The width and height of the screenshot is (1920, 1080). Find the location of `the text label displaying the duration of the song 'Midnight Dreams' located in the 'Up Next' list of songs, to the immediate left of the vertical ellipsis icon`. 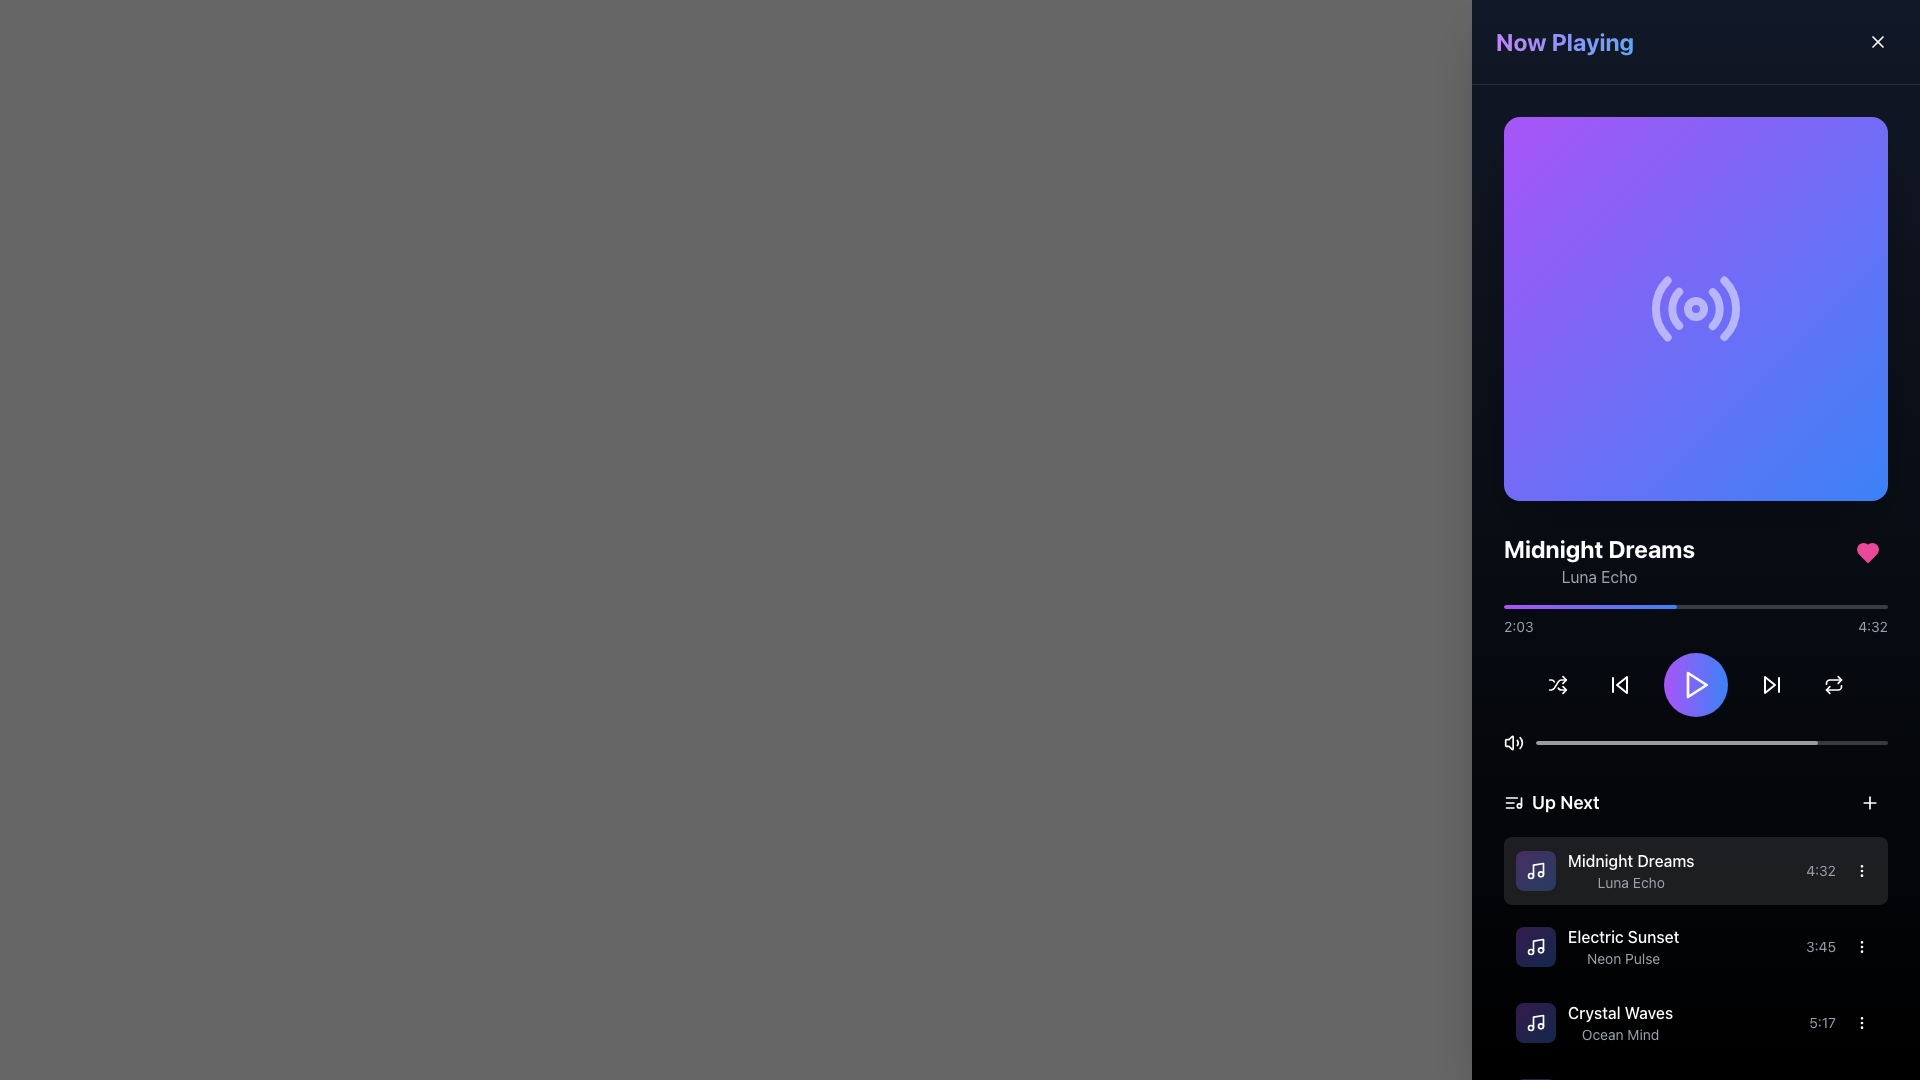

the text label displaying the duration of the song 'Midnight Dreams' located in the 'Up Next' list of songs, to the immediate left of the vertical ellipsis icon is located at coordinates (1840, 870).